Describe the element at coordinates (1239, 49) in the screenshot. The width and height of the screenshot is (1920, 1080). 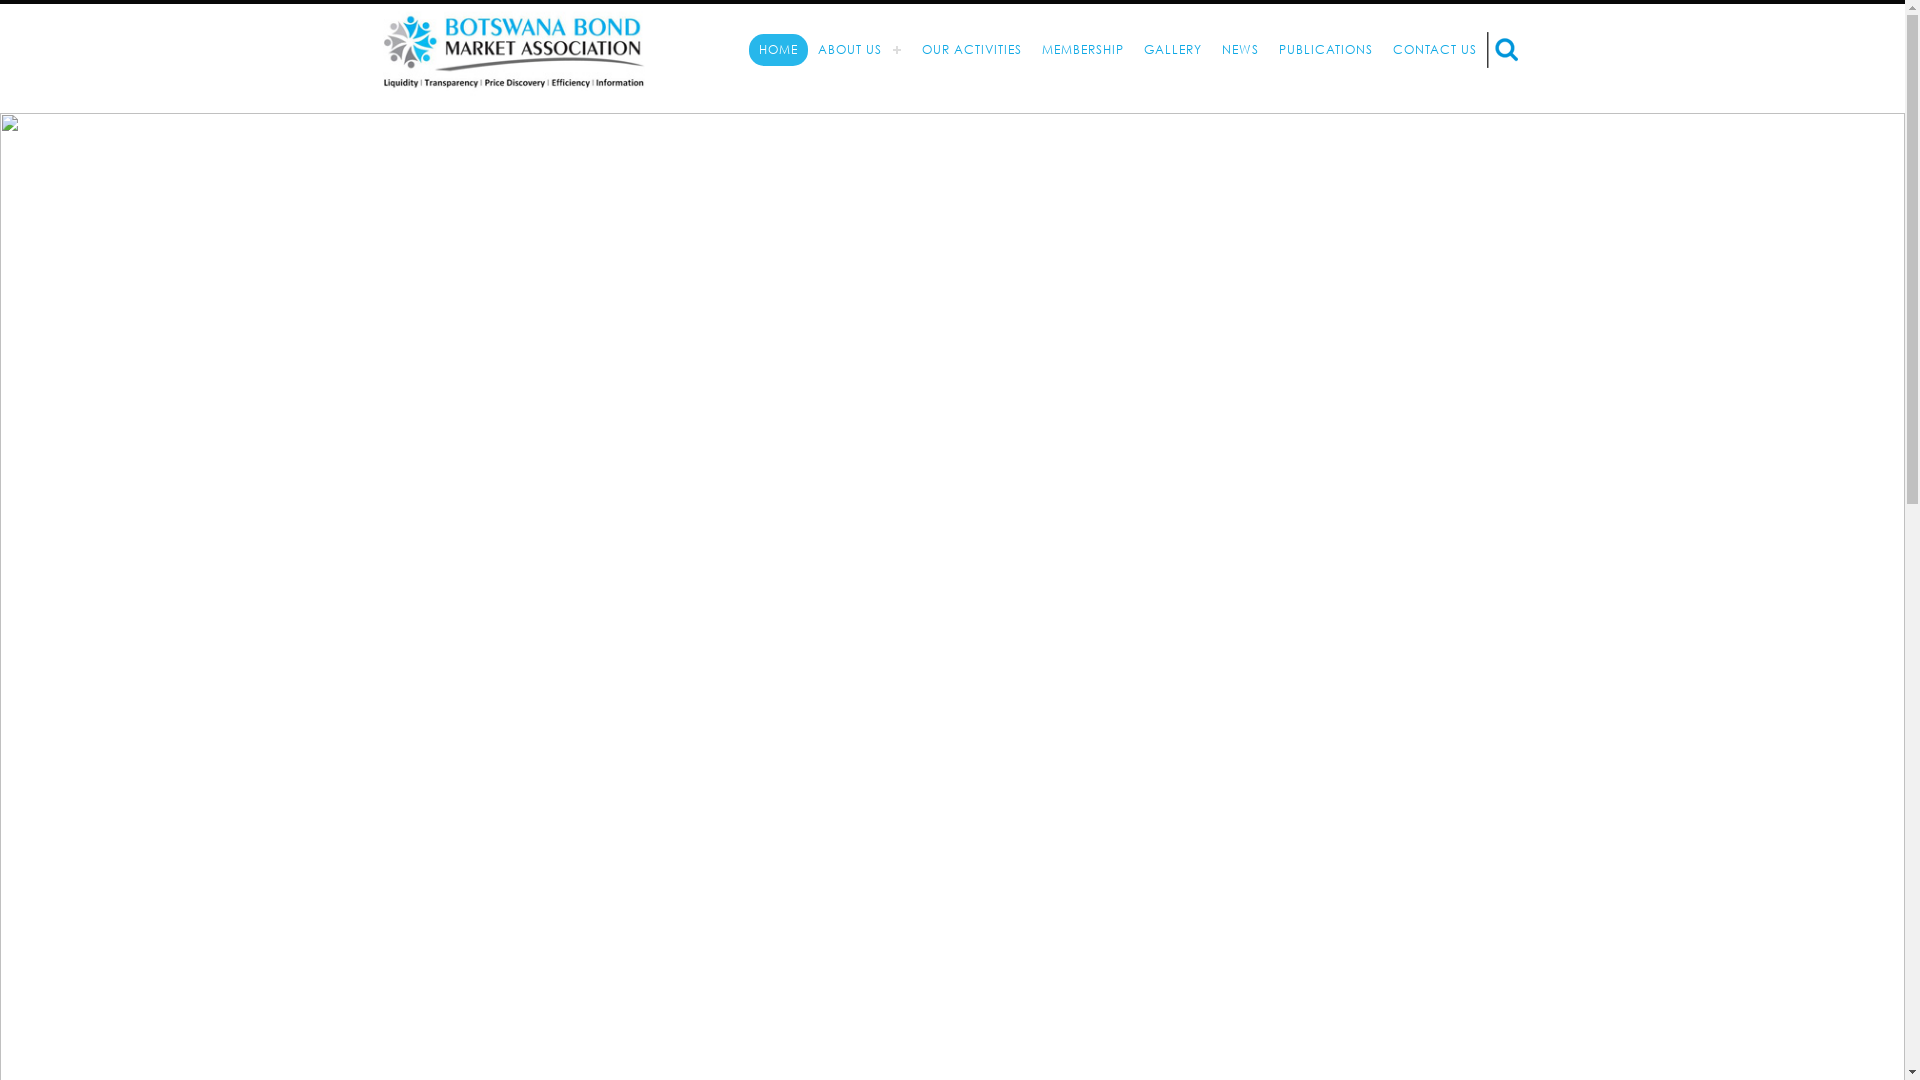
I see `'NEWS'` at that location.